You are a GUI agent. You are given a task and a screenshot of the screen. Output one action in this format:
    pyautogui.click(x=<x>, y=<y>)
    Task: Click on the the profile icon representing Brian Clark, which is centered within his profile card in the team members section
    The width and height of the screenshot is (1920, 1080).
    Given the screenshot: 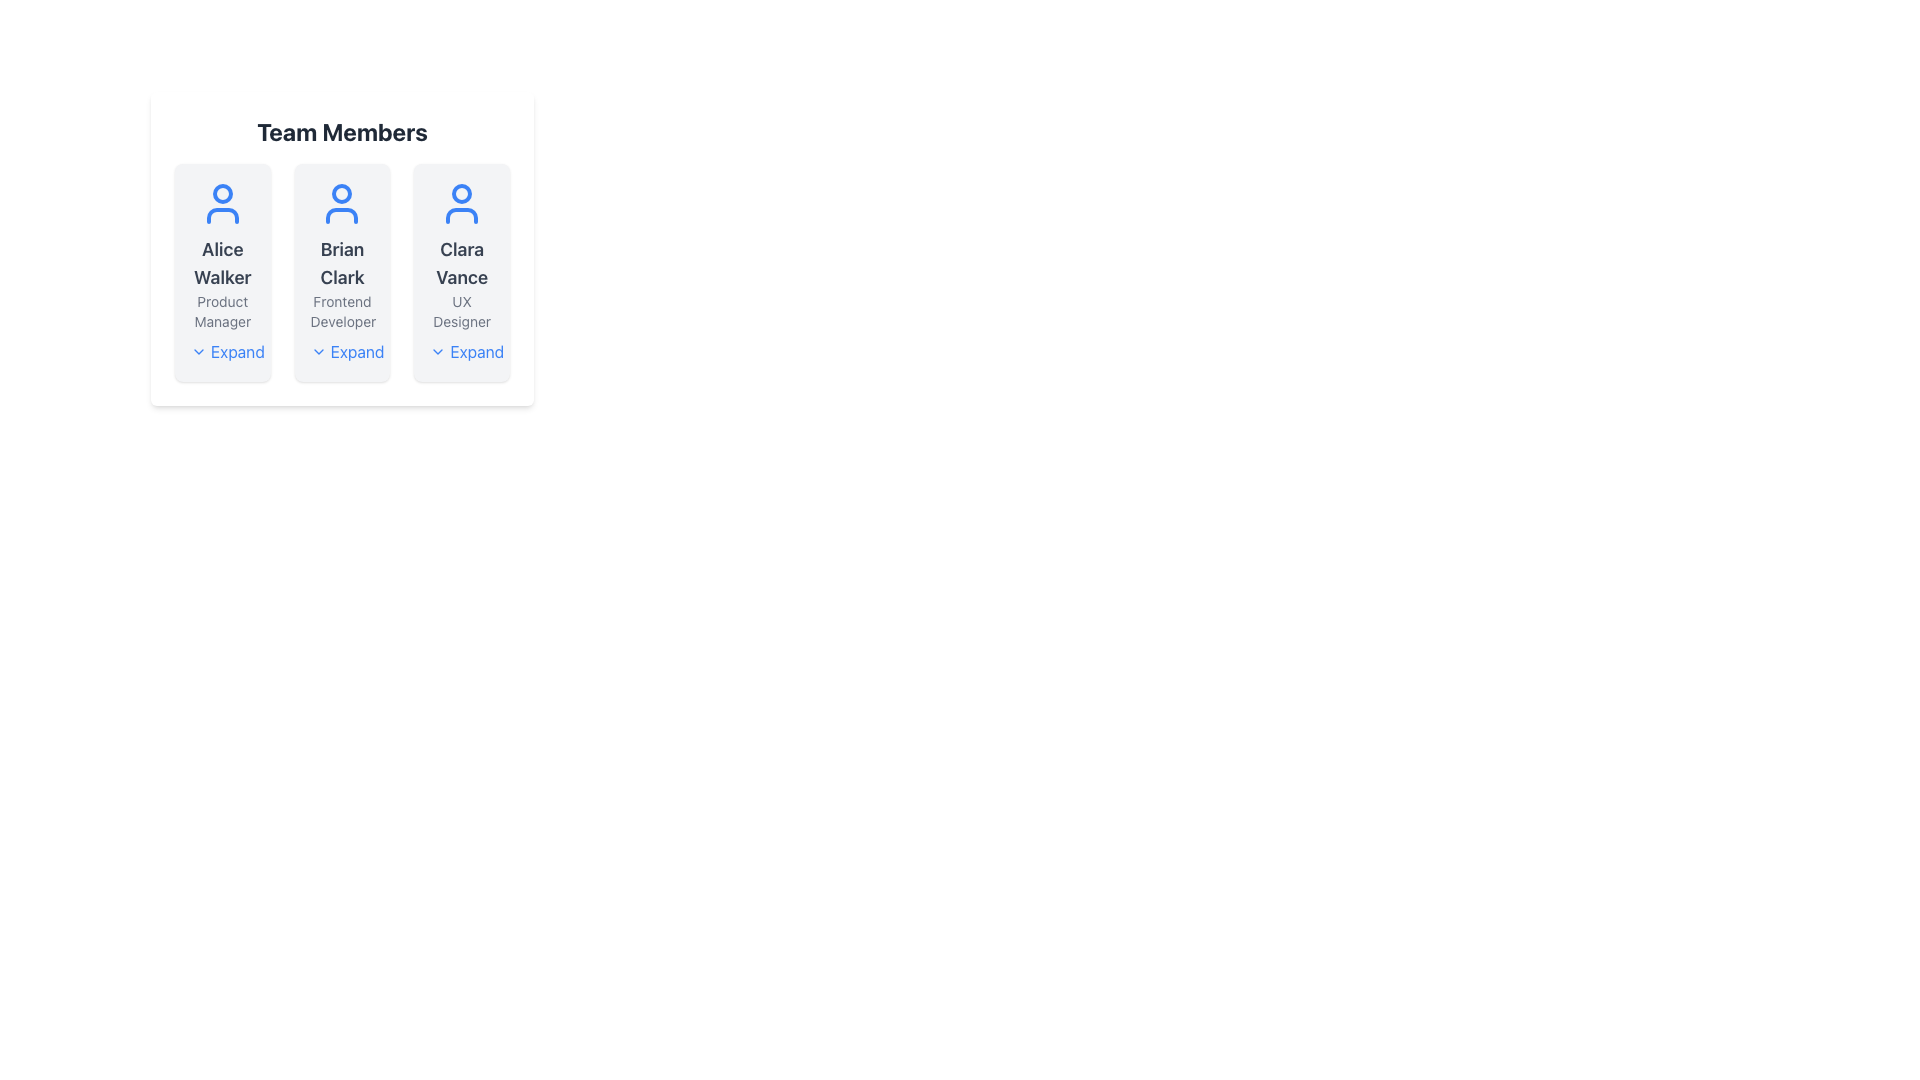 What is the action you would take?
    pyautogui.click(x=342, y=204)
    